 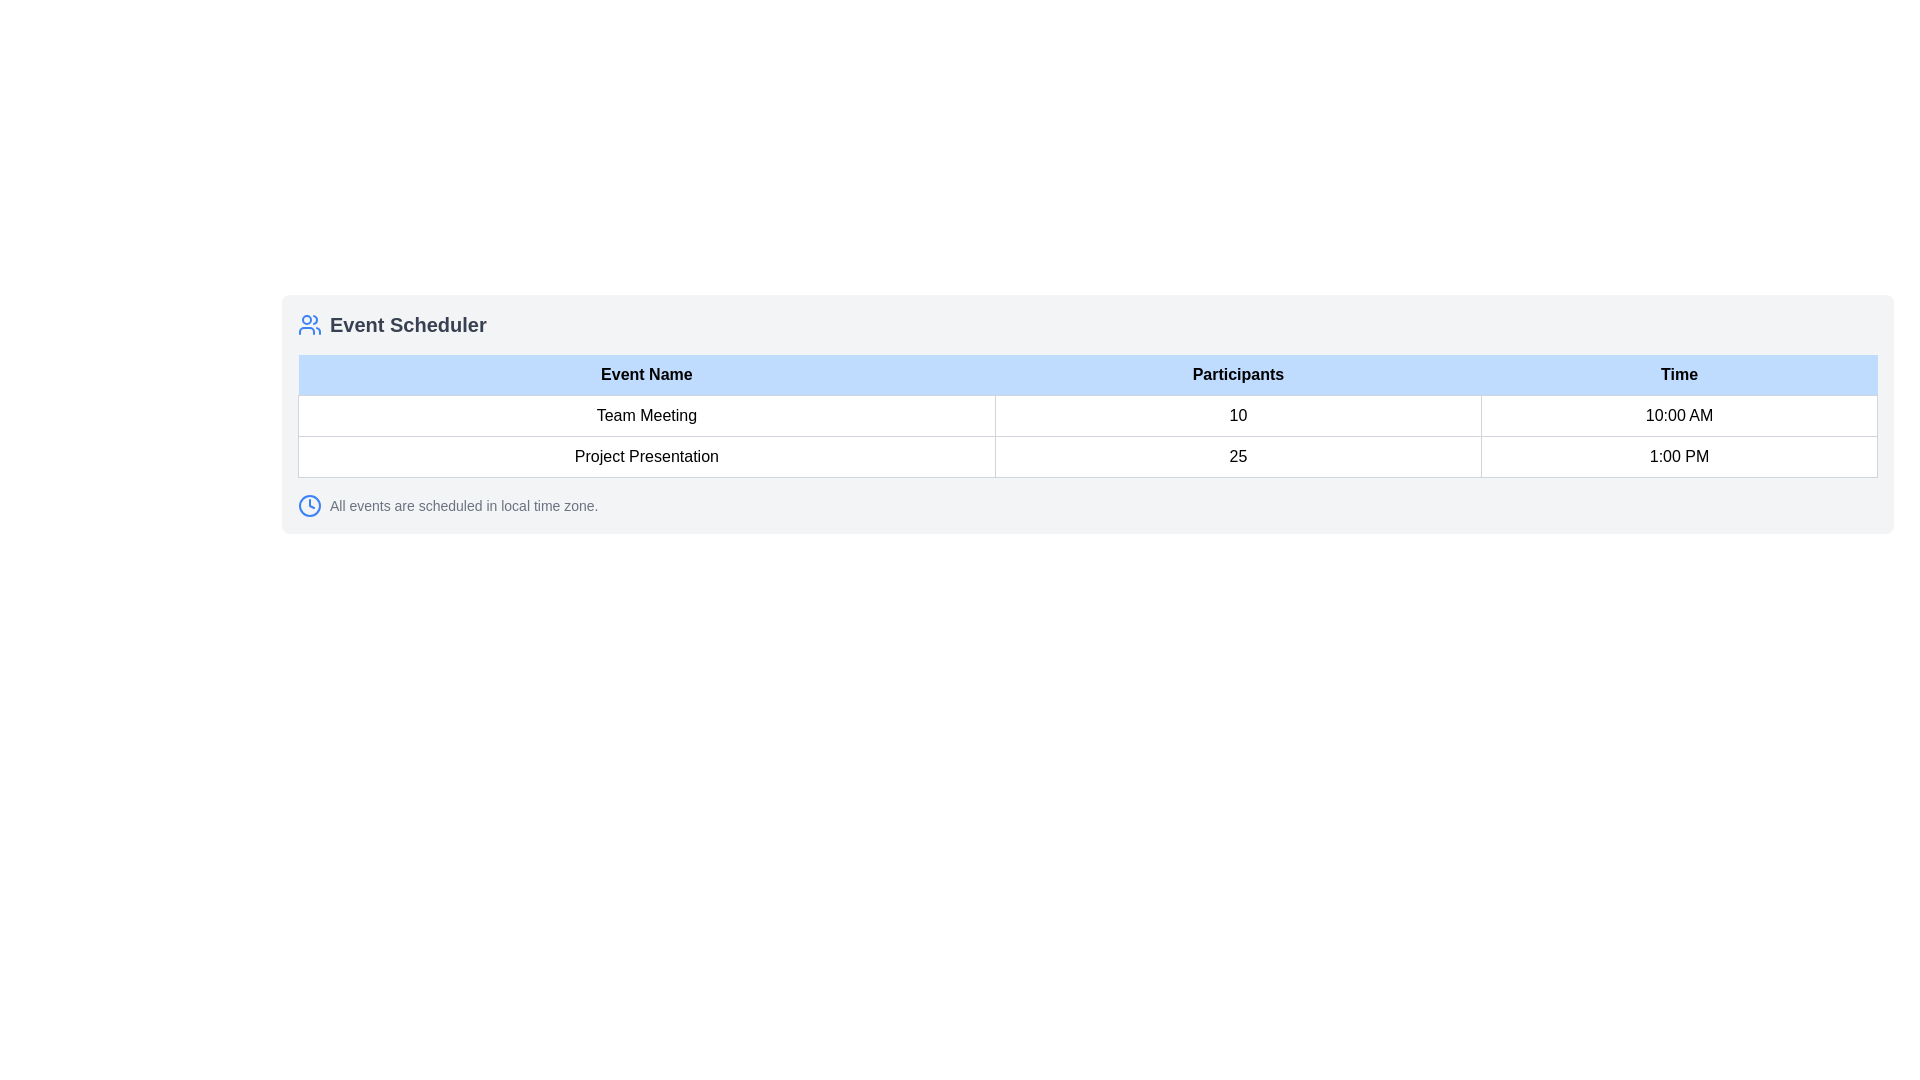 I want to click on outer circular border of the clock icon located at the bottom-left corner of the 'Event Scheduler' panel using developer tools, so click(x=309, y=504).